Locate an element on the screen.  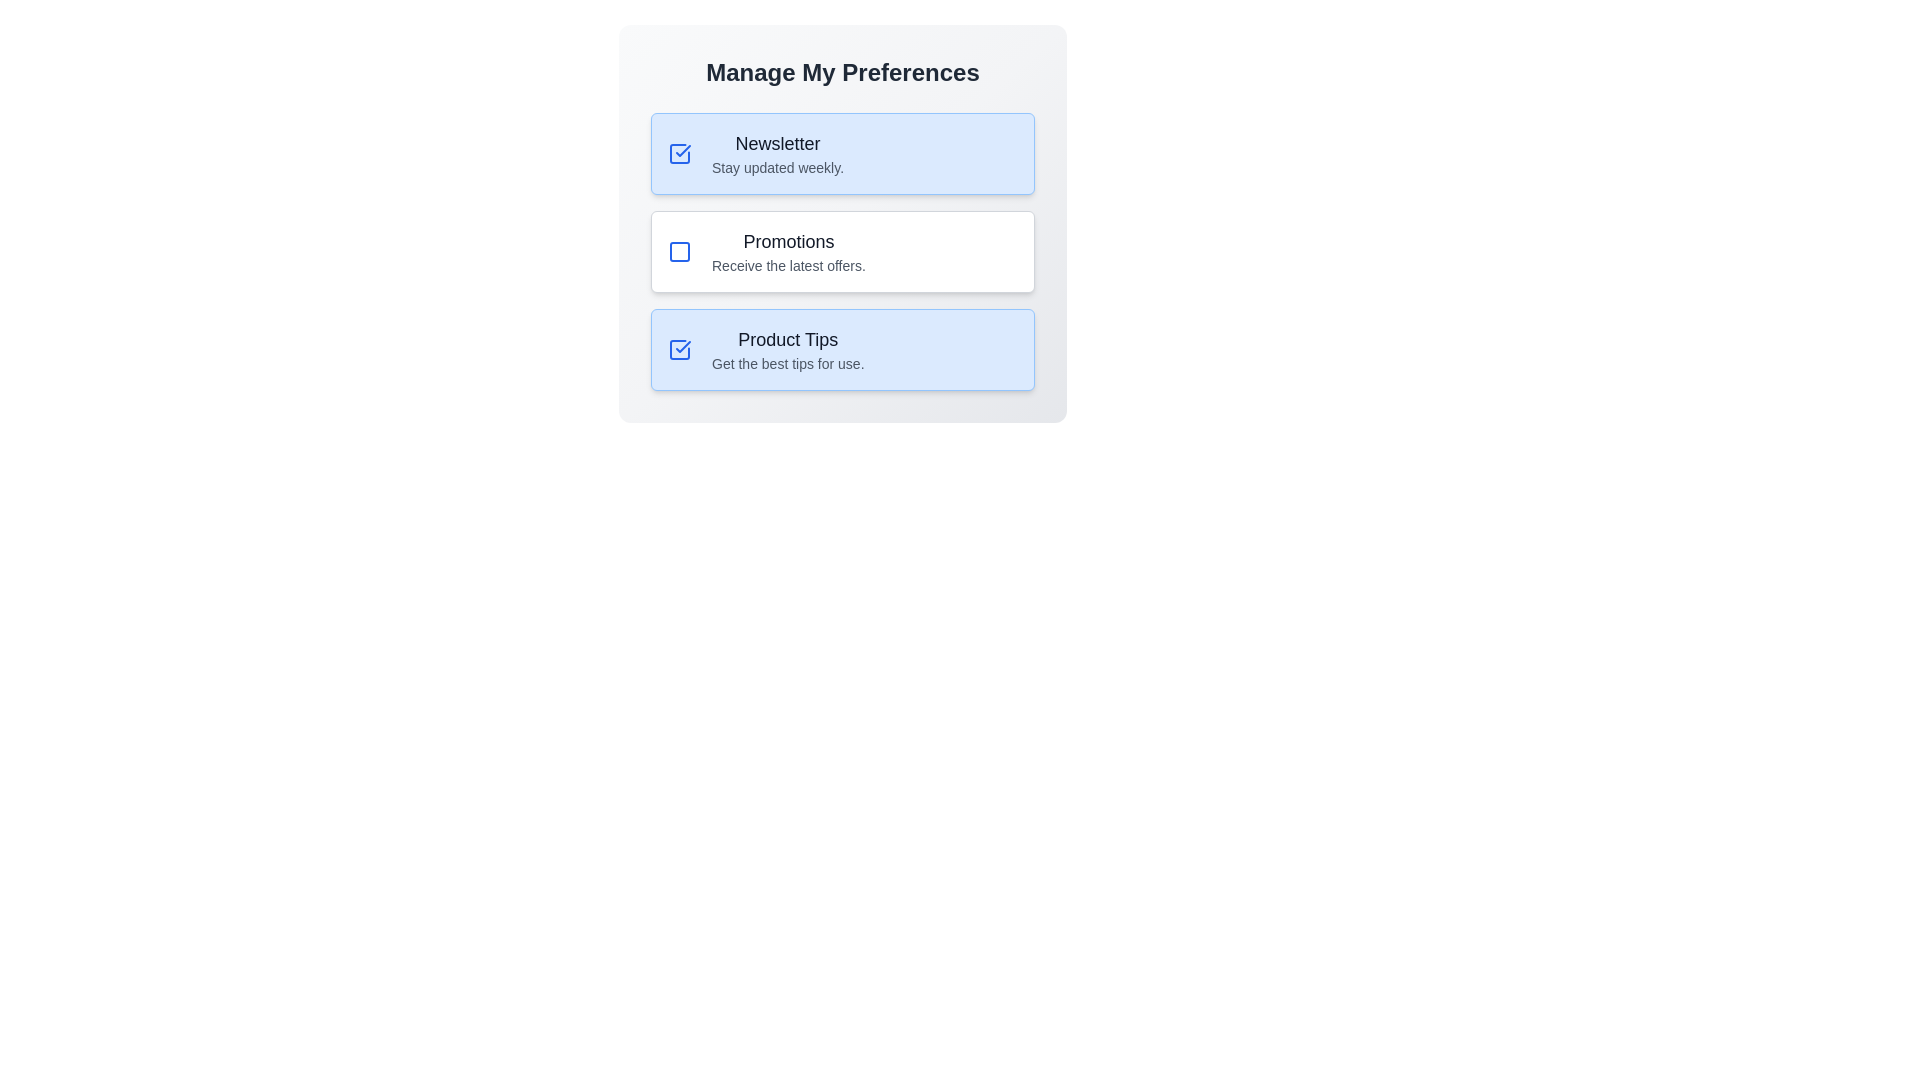
text element titled 'Newsletter' that describes its frequency as 'Stay updated weekly.' It is located near the top of the list under 'Manage My Preferences' is located at coordinates (776, 153).